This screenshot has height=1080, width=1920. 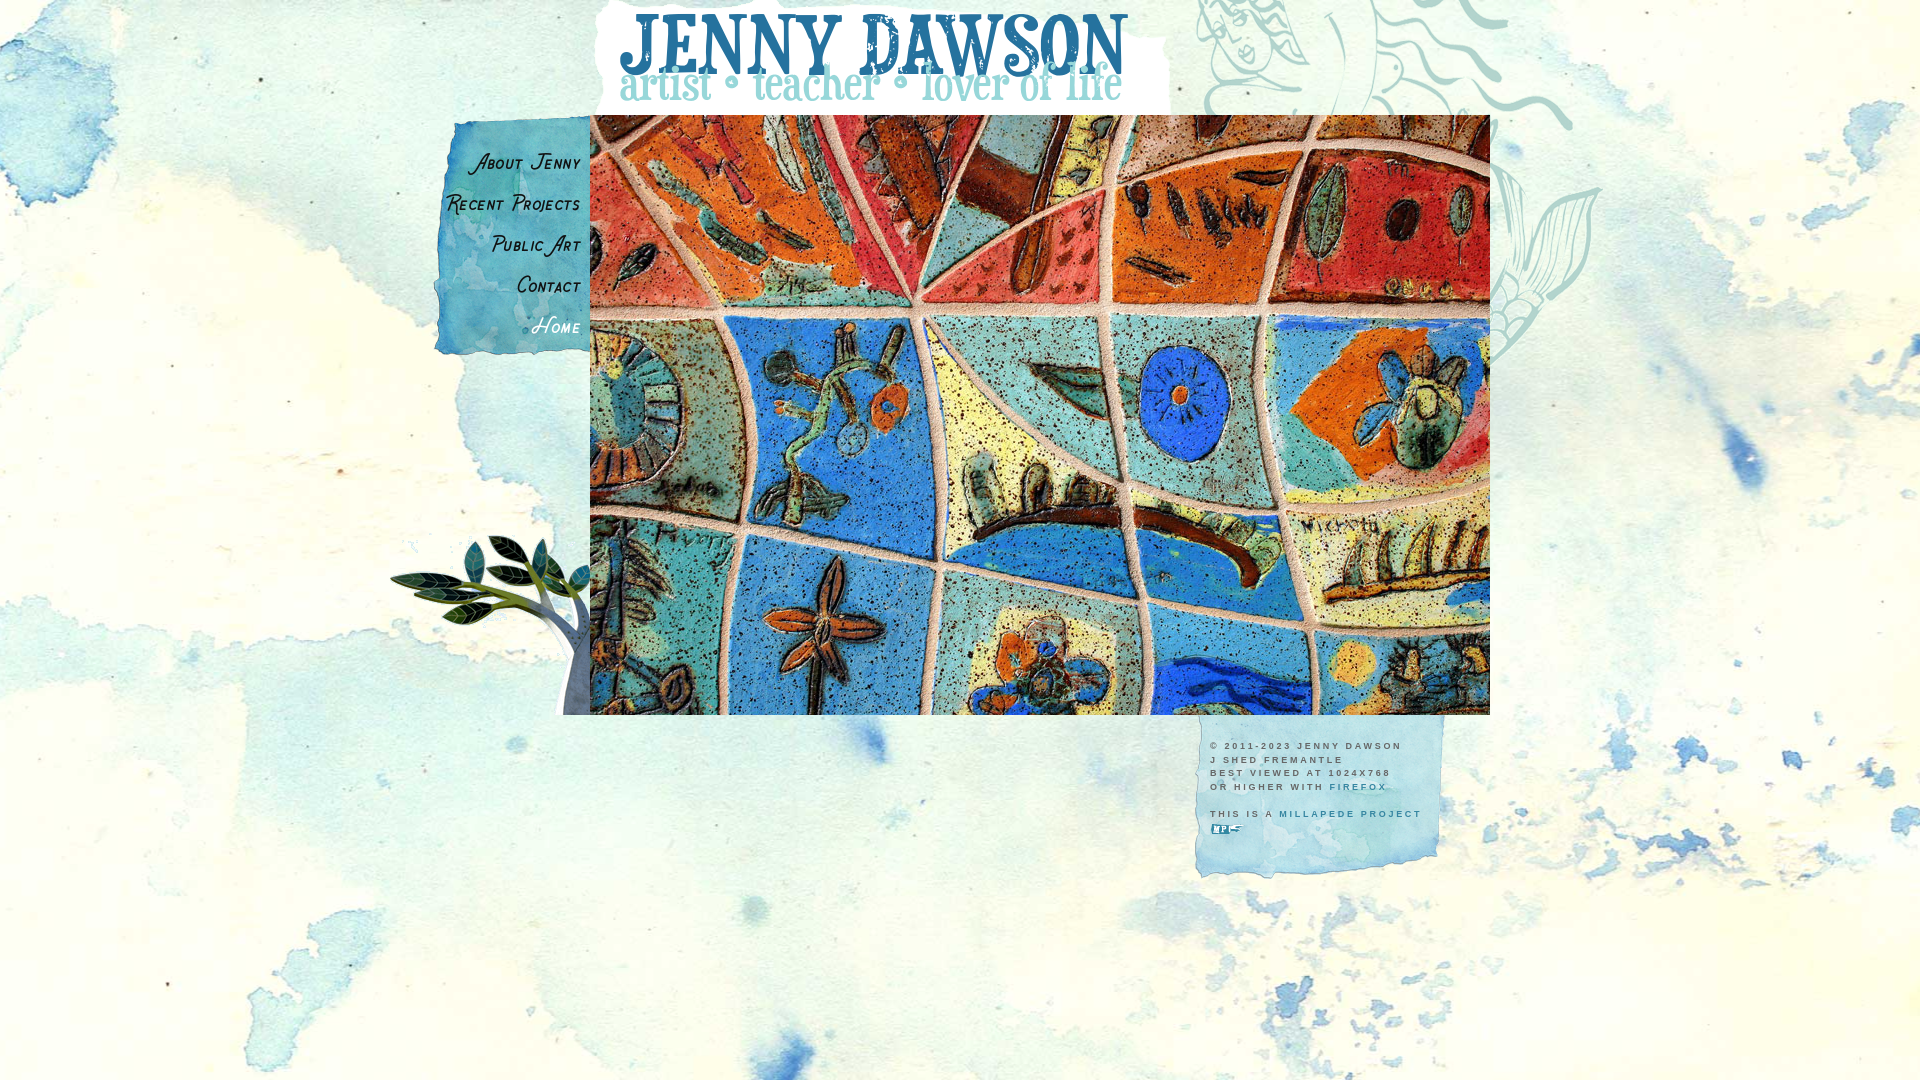 I want to click on 'FIREFOX', so click(x=1358, y=785).